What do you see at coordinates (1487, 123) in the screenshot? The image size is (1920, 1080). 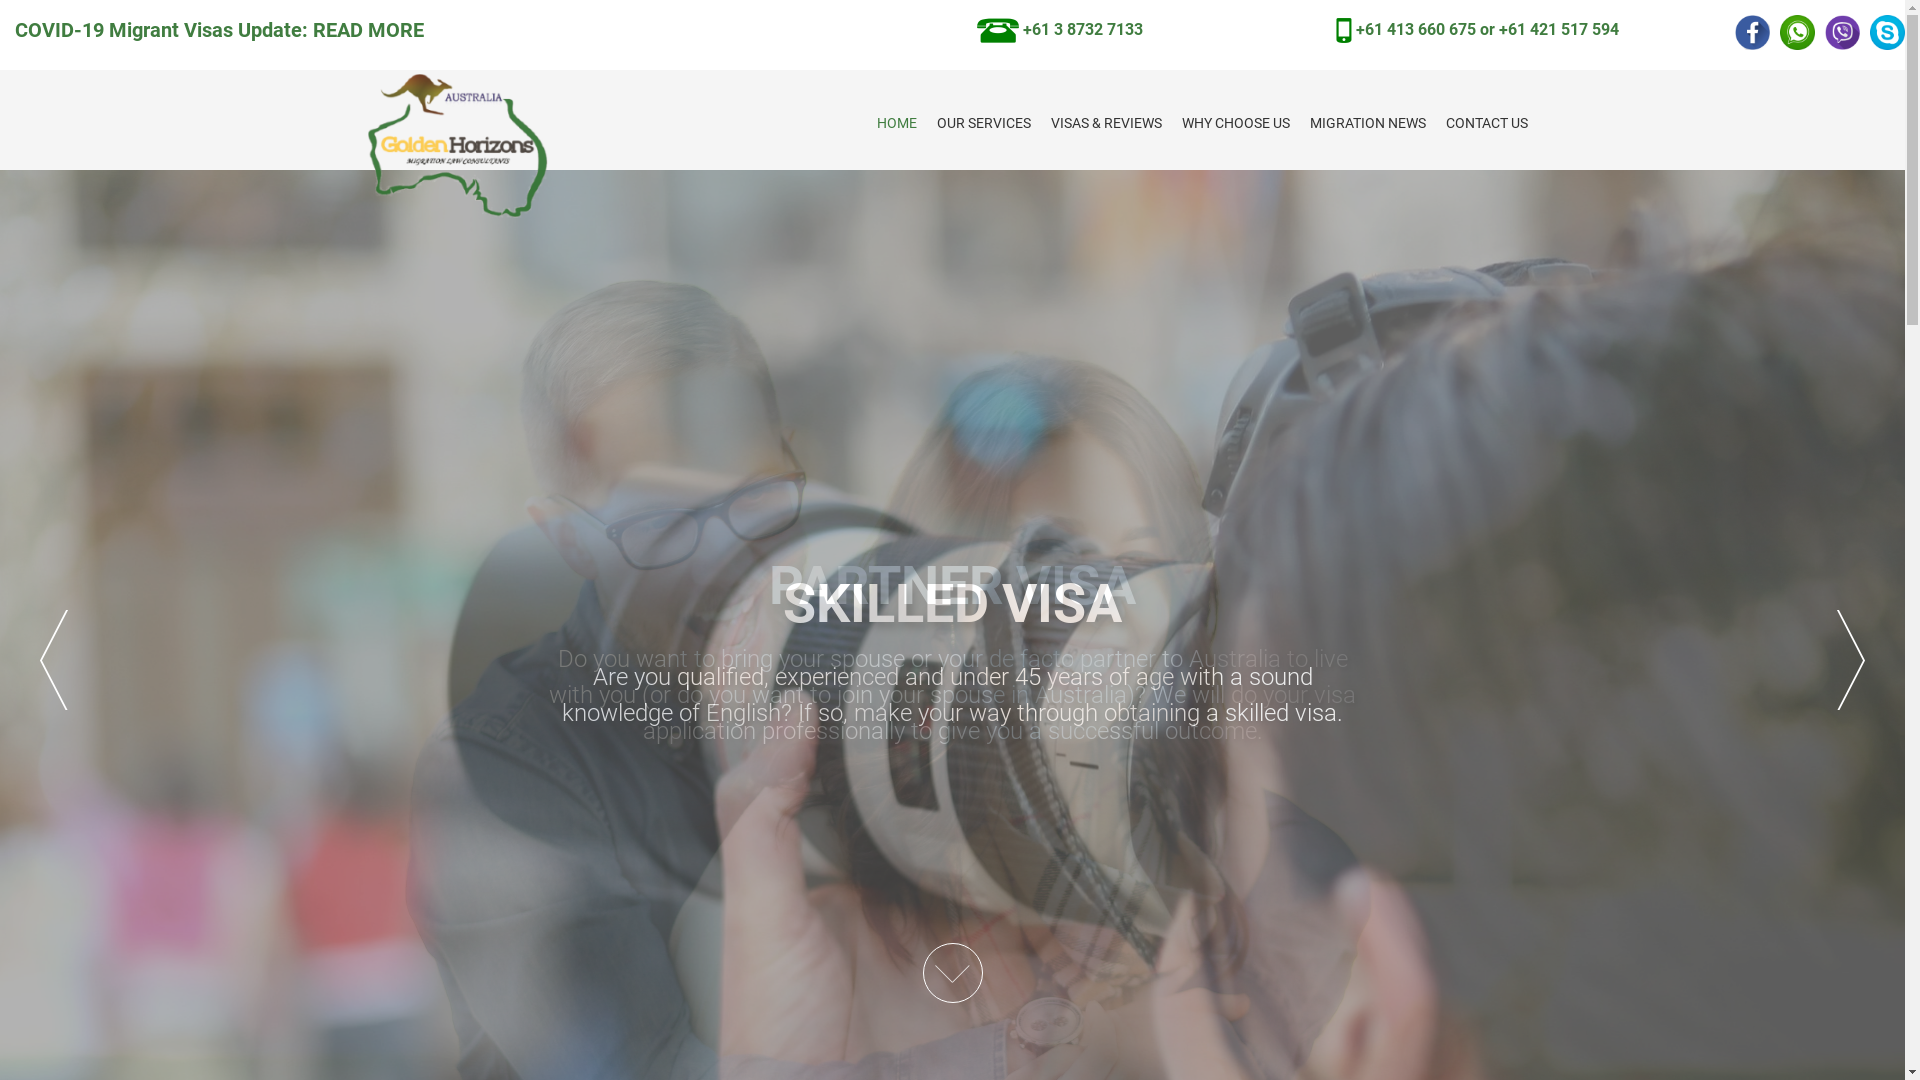 I see `'CONTACT US'` at bounding box center [1487, 123].